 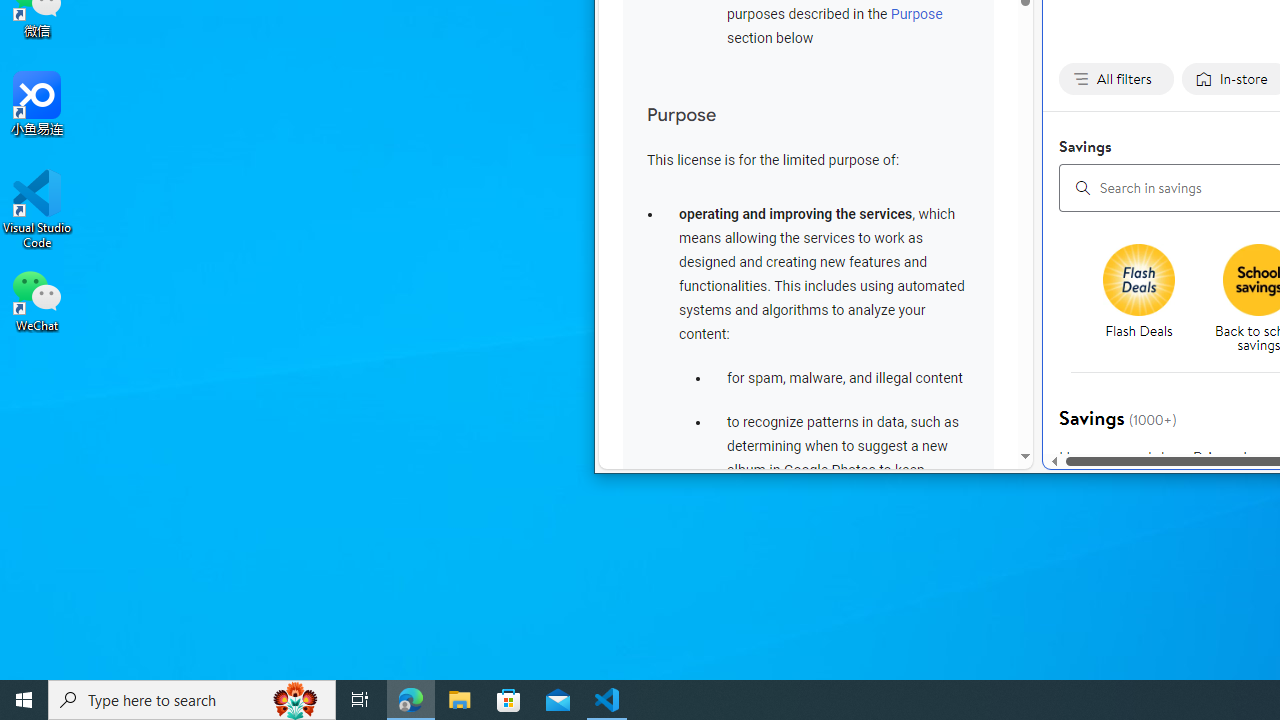 What do you see at coordinates (359, 698) in the screenshot?
I see `'Task View'` at bounding box center [359, 698].